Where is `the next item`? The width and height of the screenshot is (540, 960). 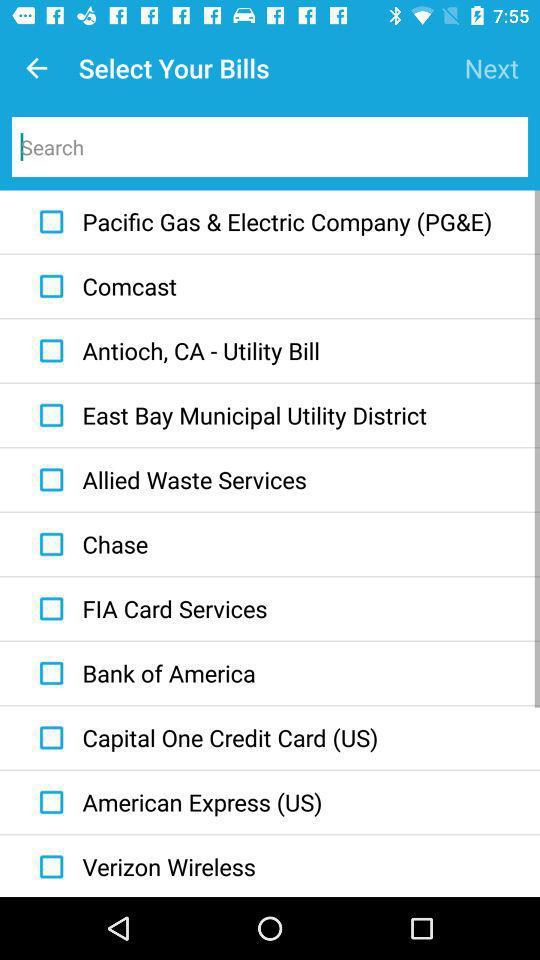
the next item is located at coordinates (490, 68).